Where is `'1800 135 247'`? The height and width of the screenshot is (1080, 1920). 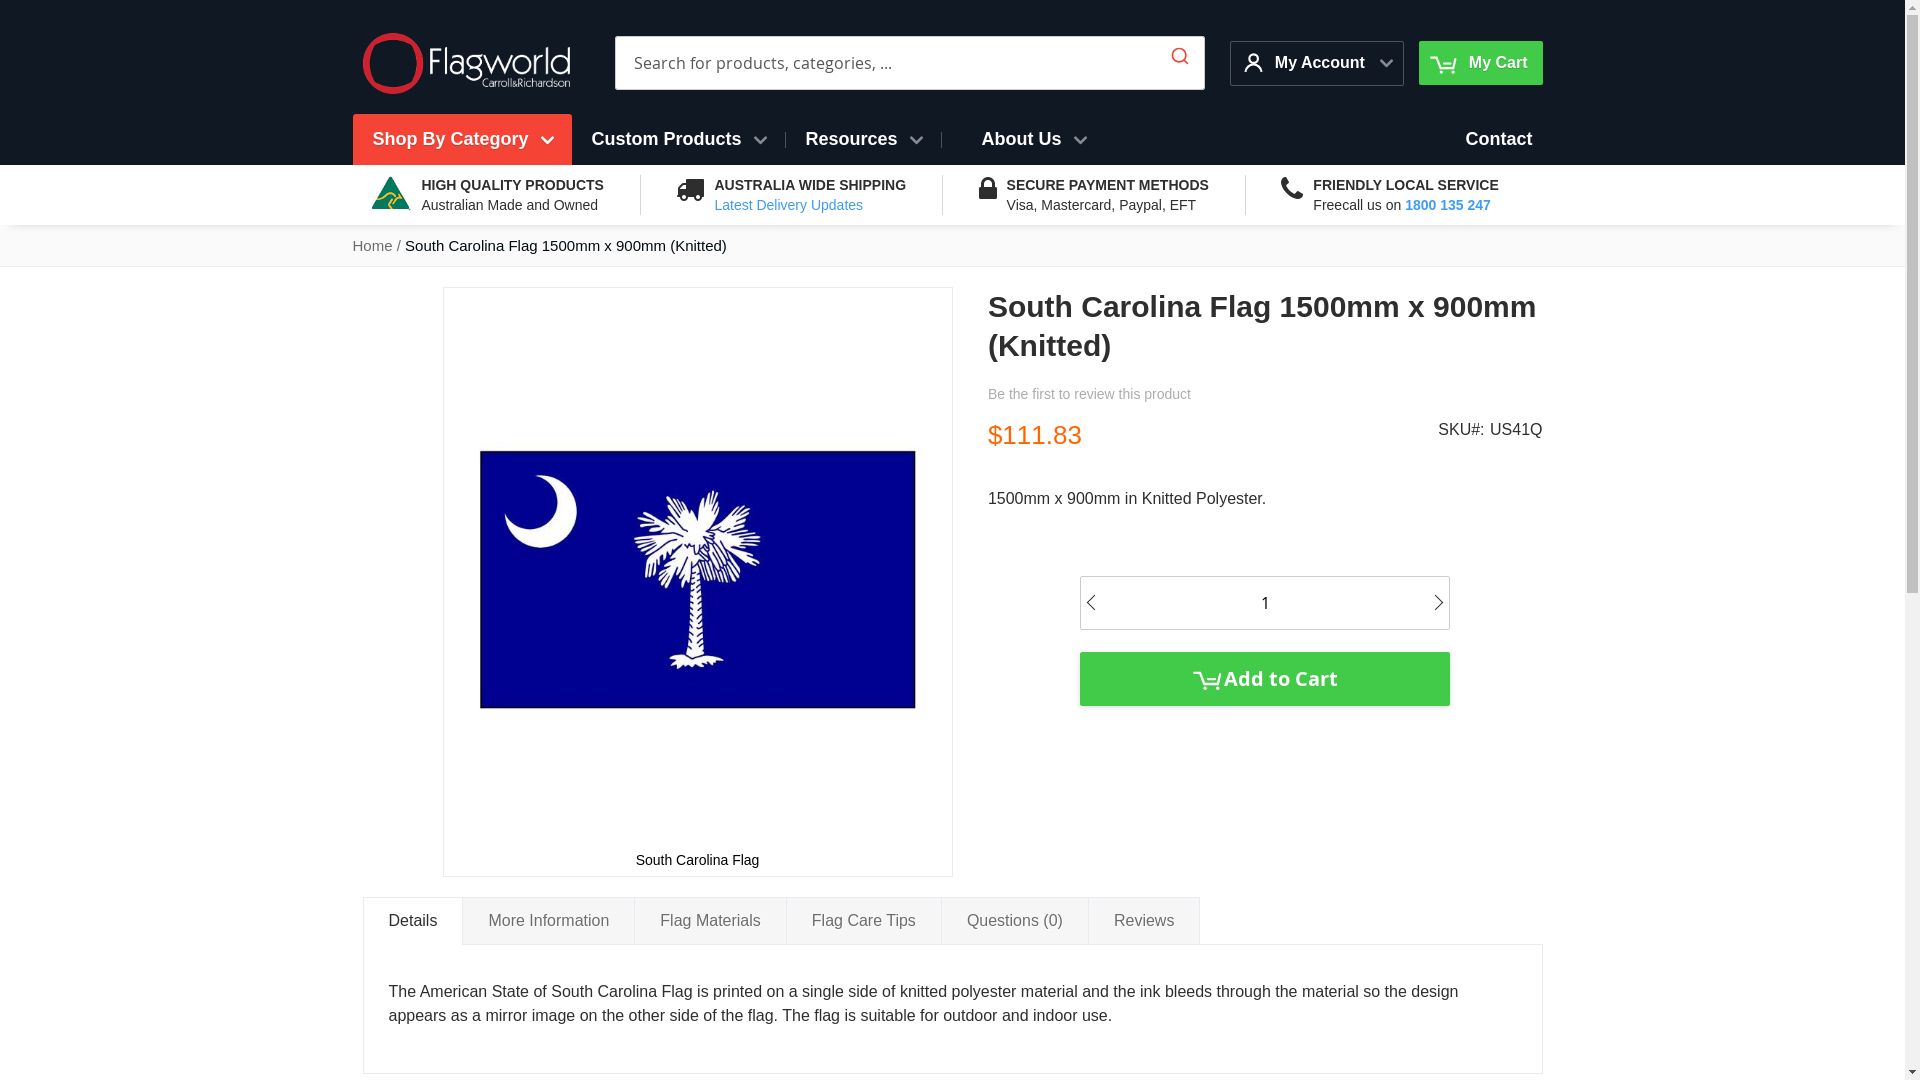
'1800 135 247' is located at coordinates (1448, 204).